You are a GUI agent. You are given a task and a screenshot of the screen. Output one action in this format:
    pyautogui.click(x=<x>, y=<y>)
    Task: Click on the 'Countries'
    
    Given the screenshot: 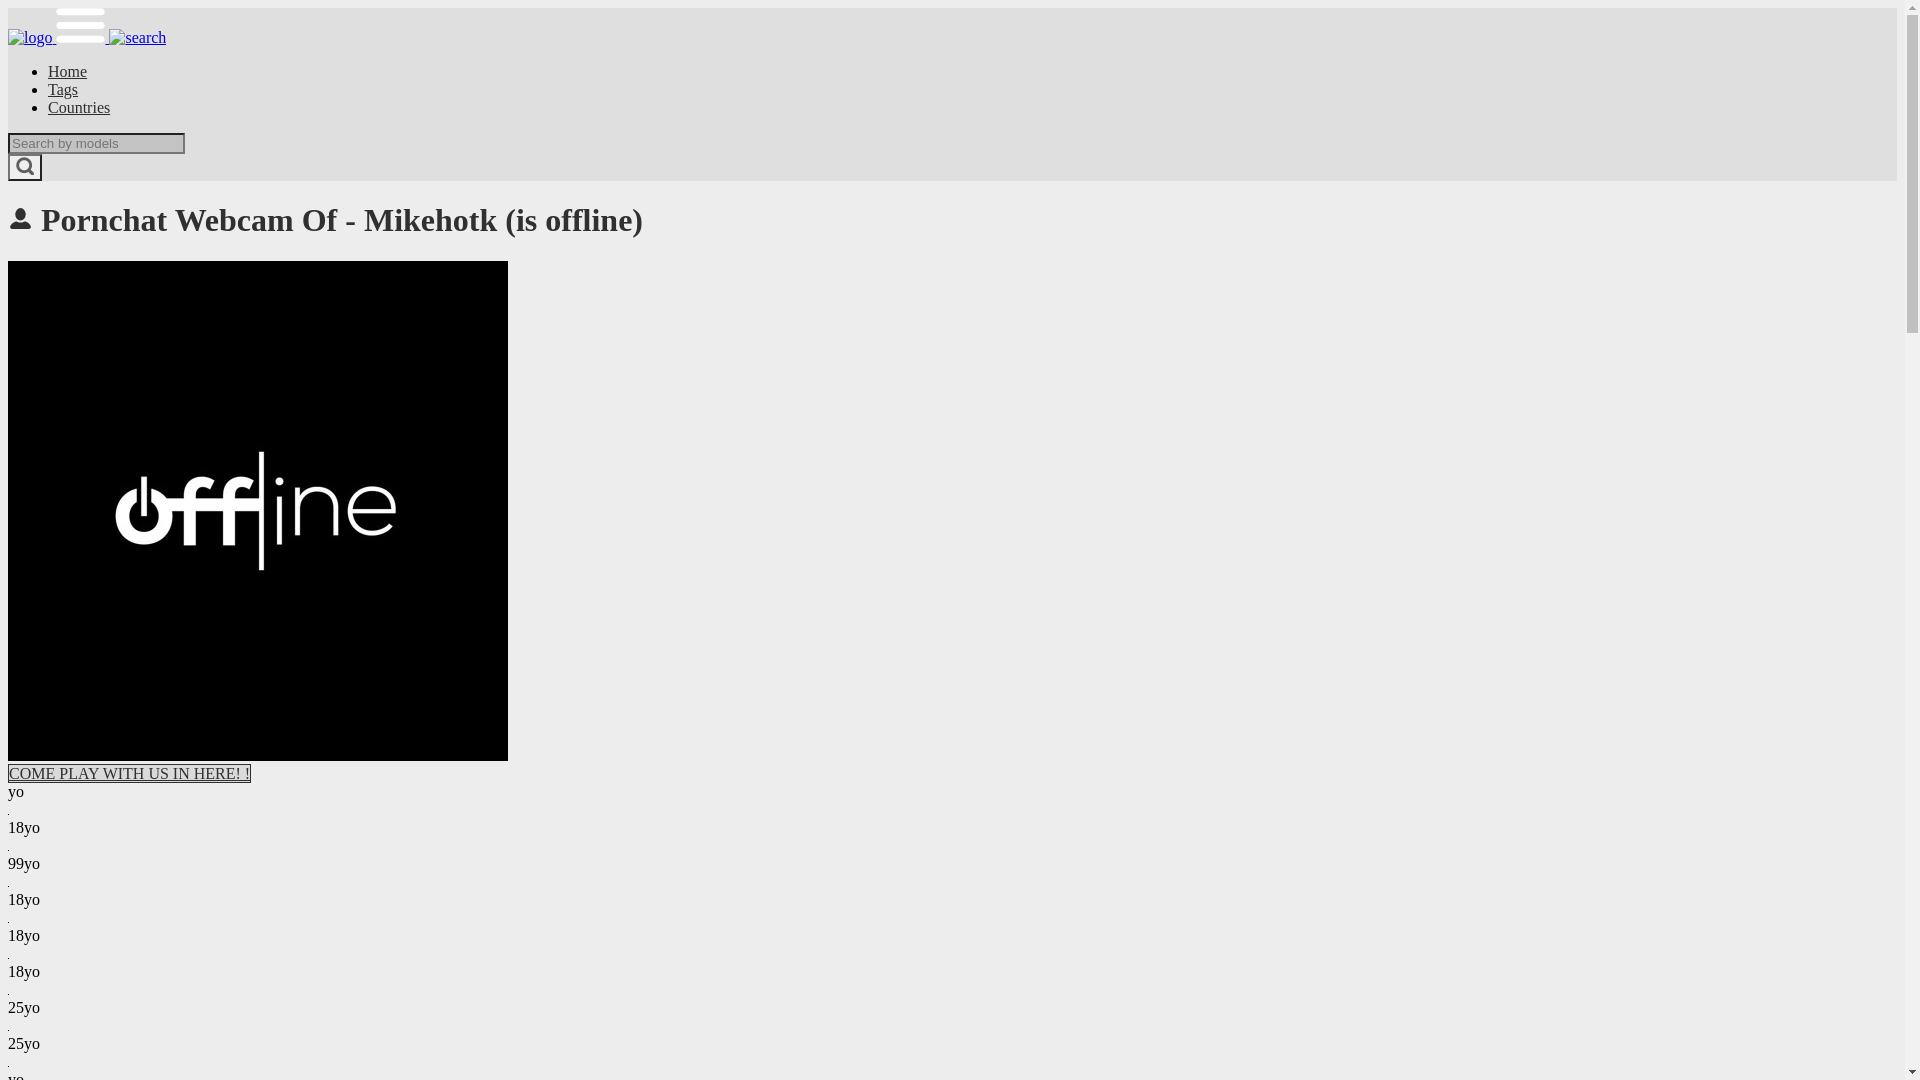 What is the action you would take?
    pyautogui.click(x=78, y=107)
    